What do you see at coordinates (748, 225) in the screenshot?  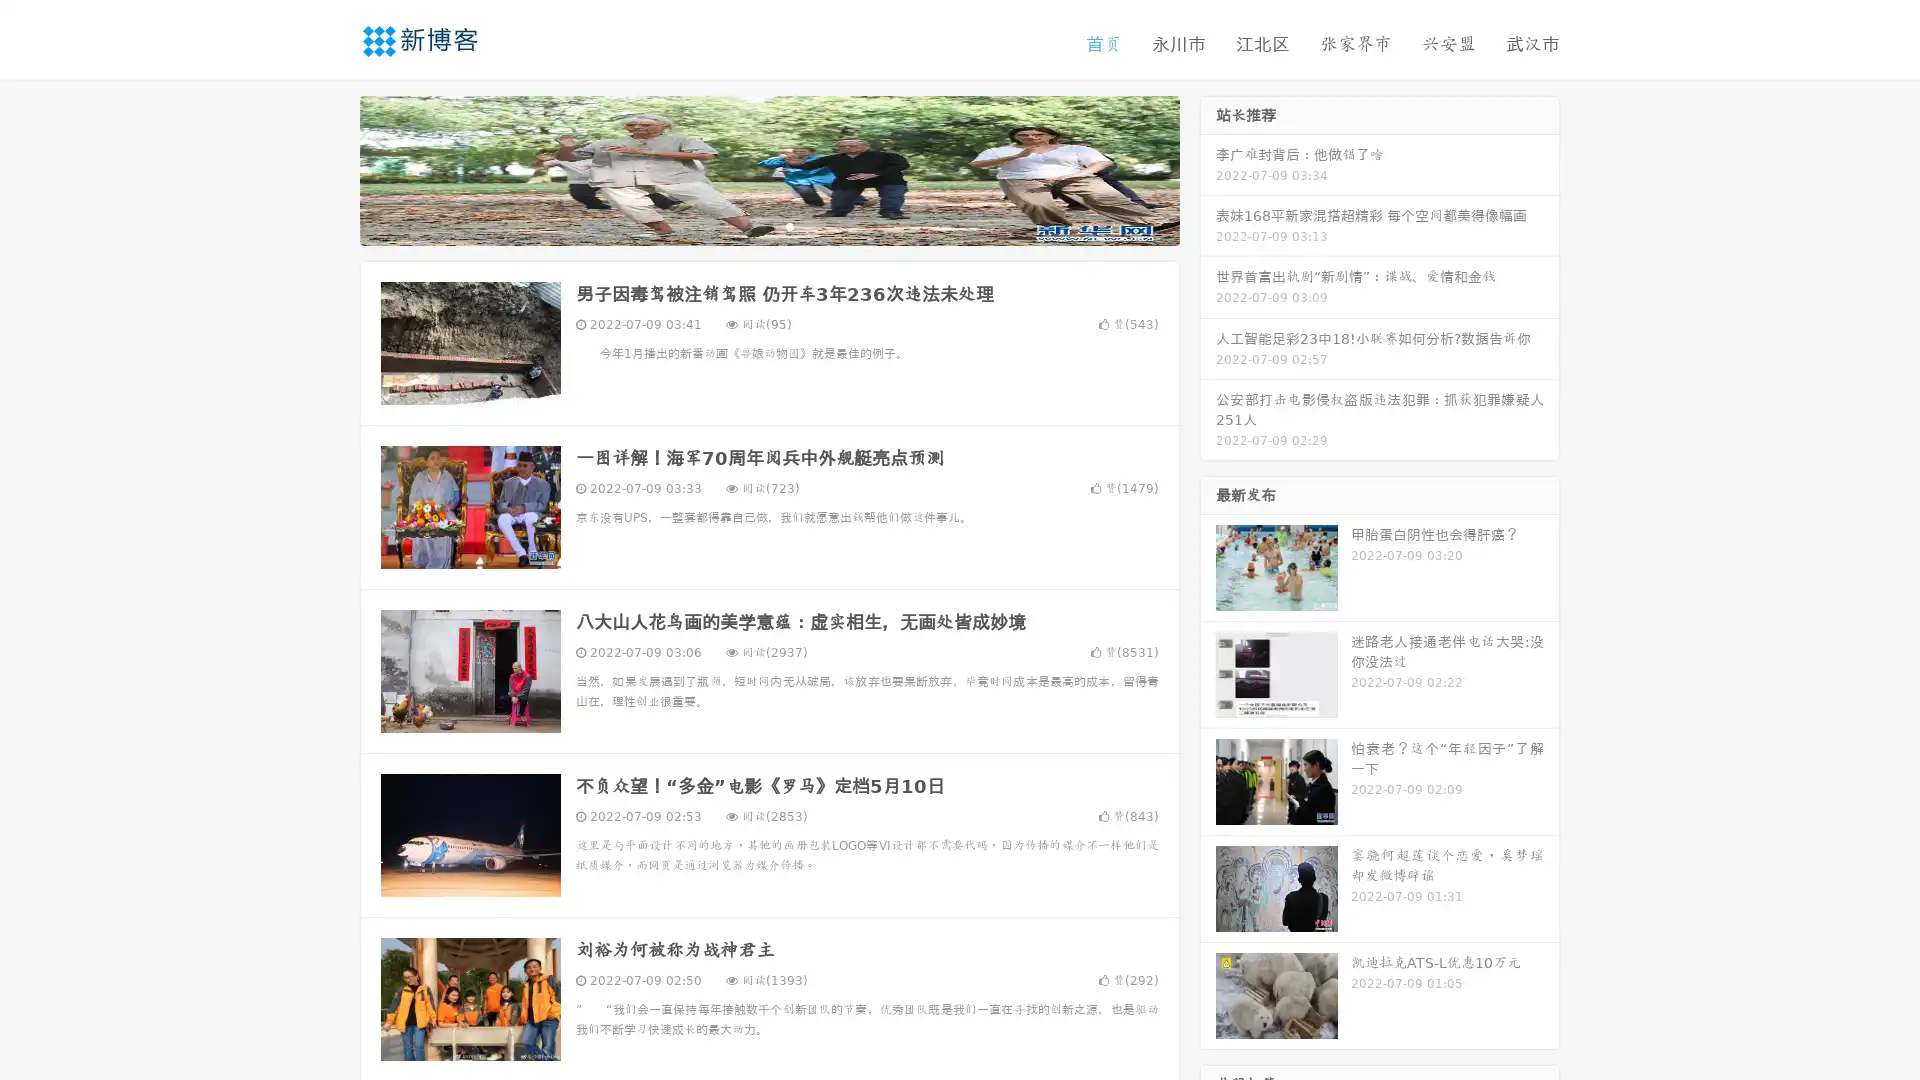 I see `Go to slide 1` at bounding box center [748, 225].